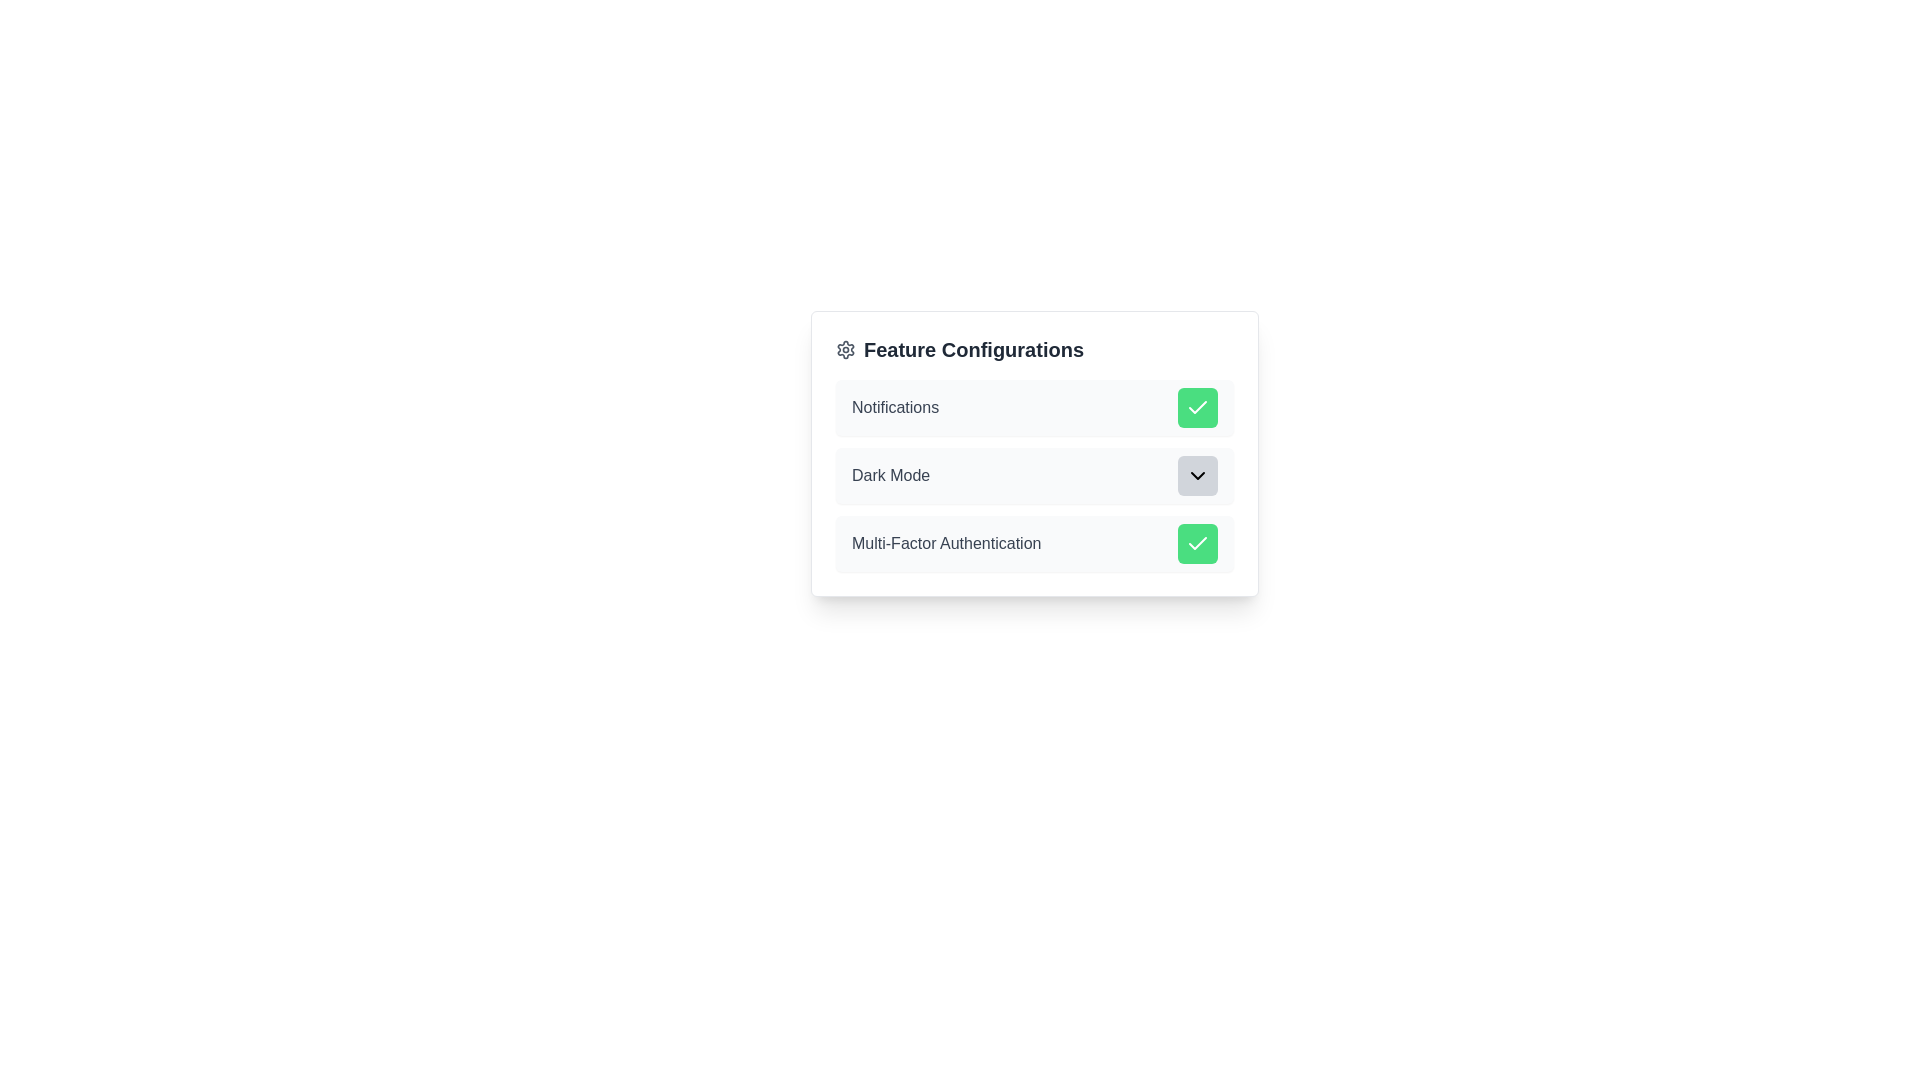 This screenshot has height=1080, width=1920. I want to click on the checkmark icon, which is a white outlined checkmark within a green circular background, located on the right side of the 'Notifications' option in the 'Feature Configurations' section, so click(1198, 407).